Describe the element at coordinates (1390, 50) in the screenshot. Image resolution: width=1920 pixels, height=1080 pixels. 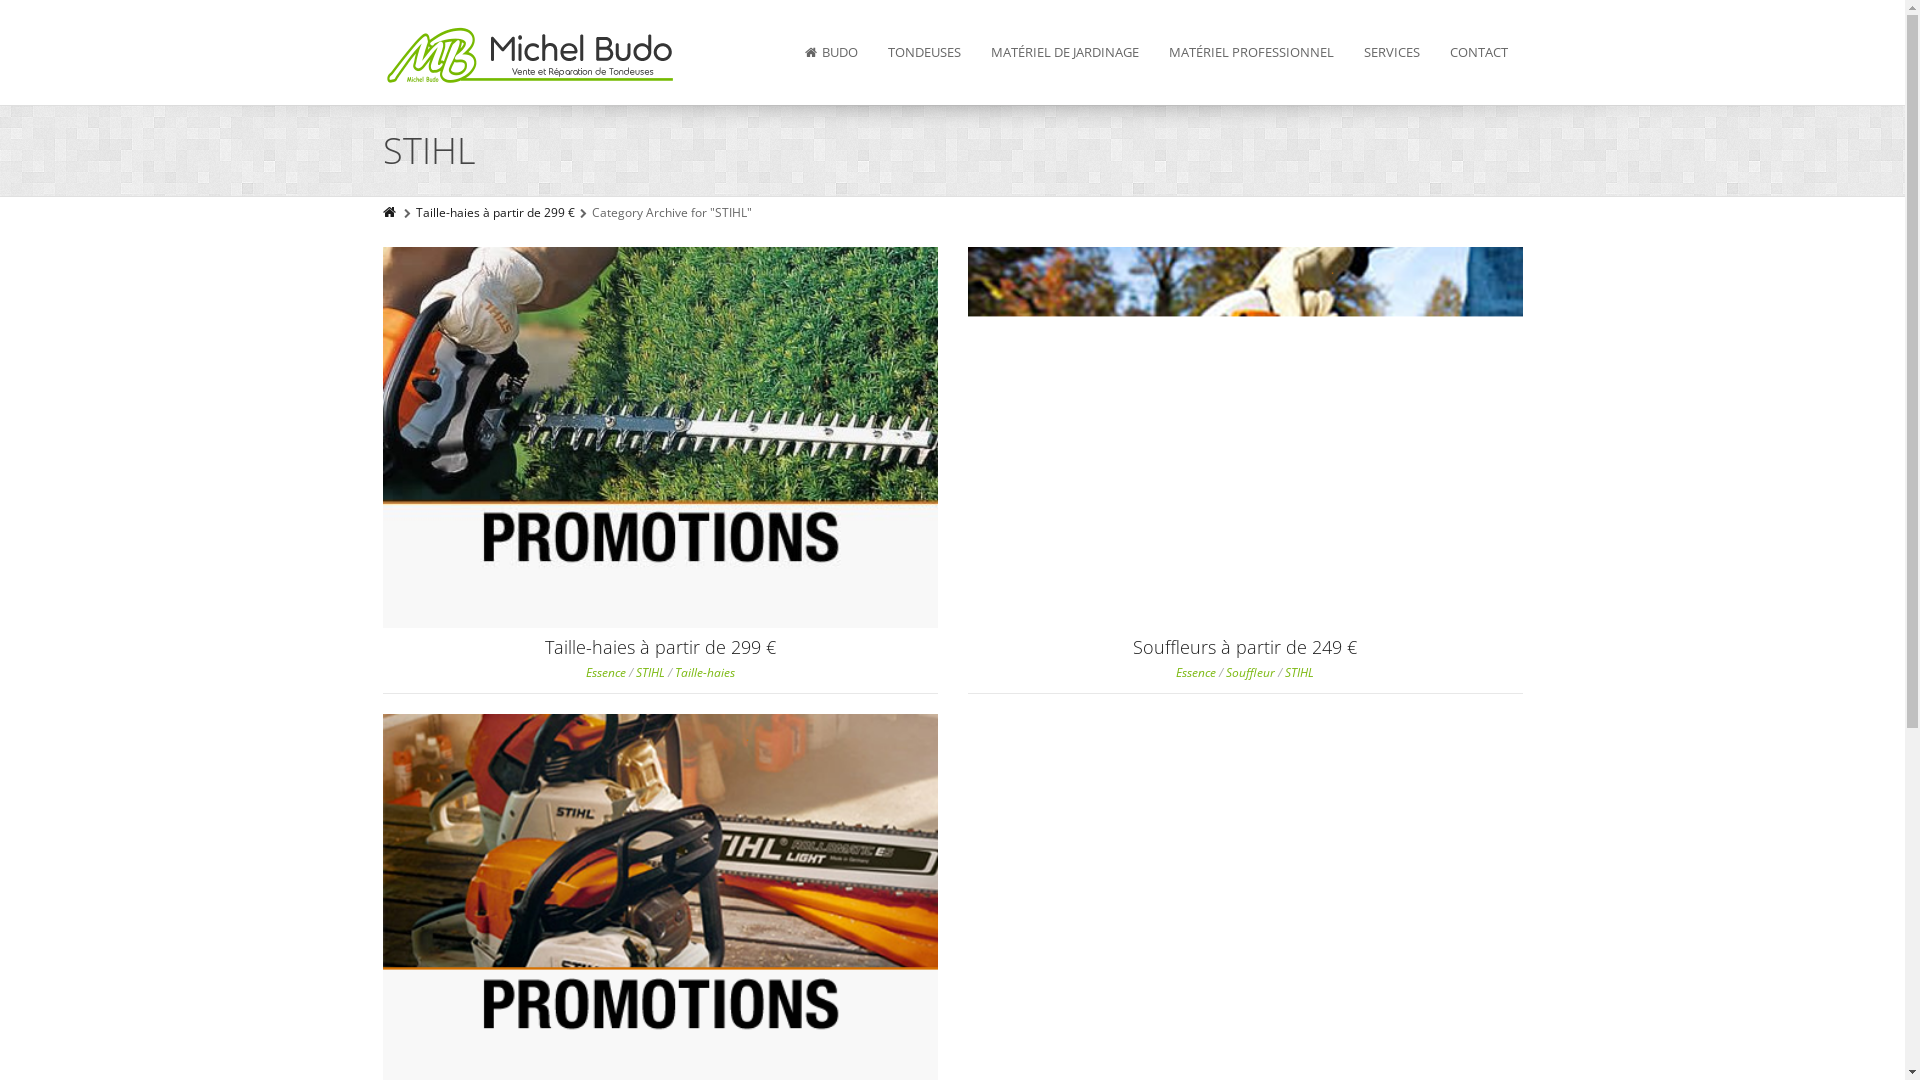
I see `'SERVICES'` at that location.